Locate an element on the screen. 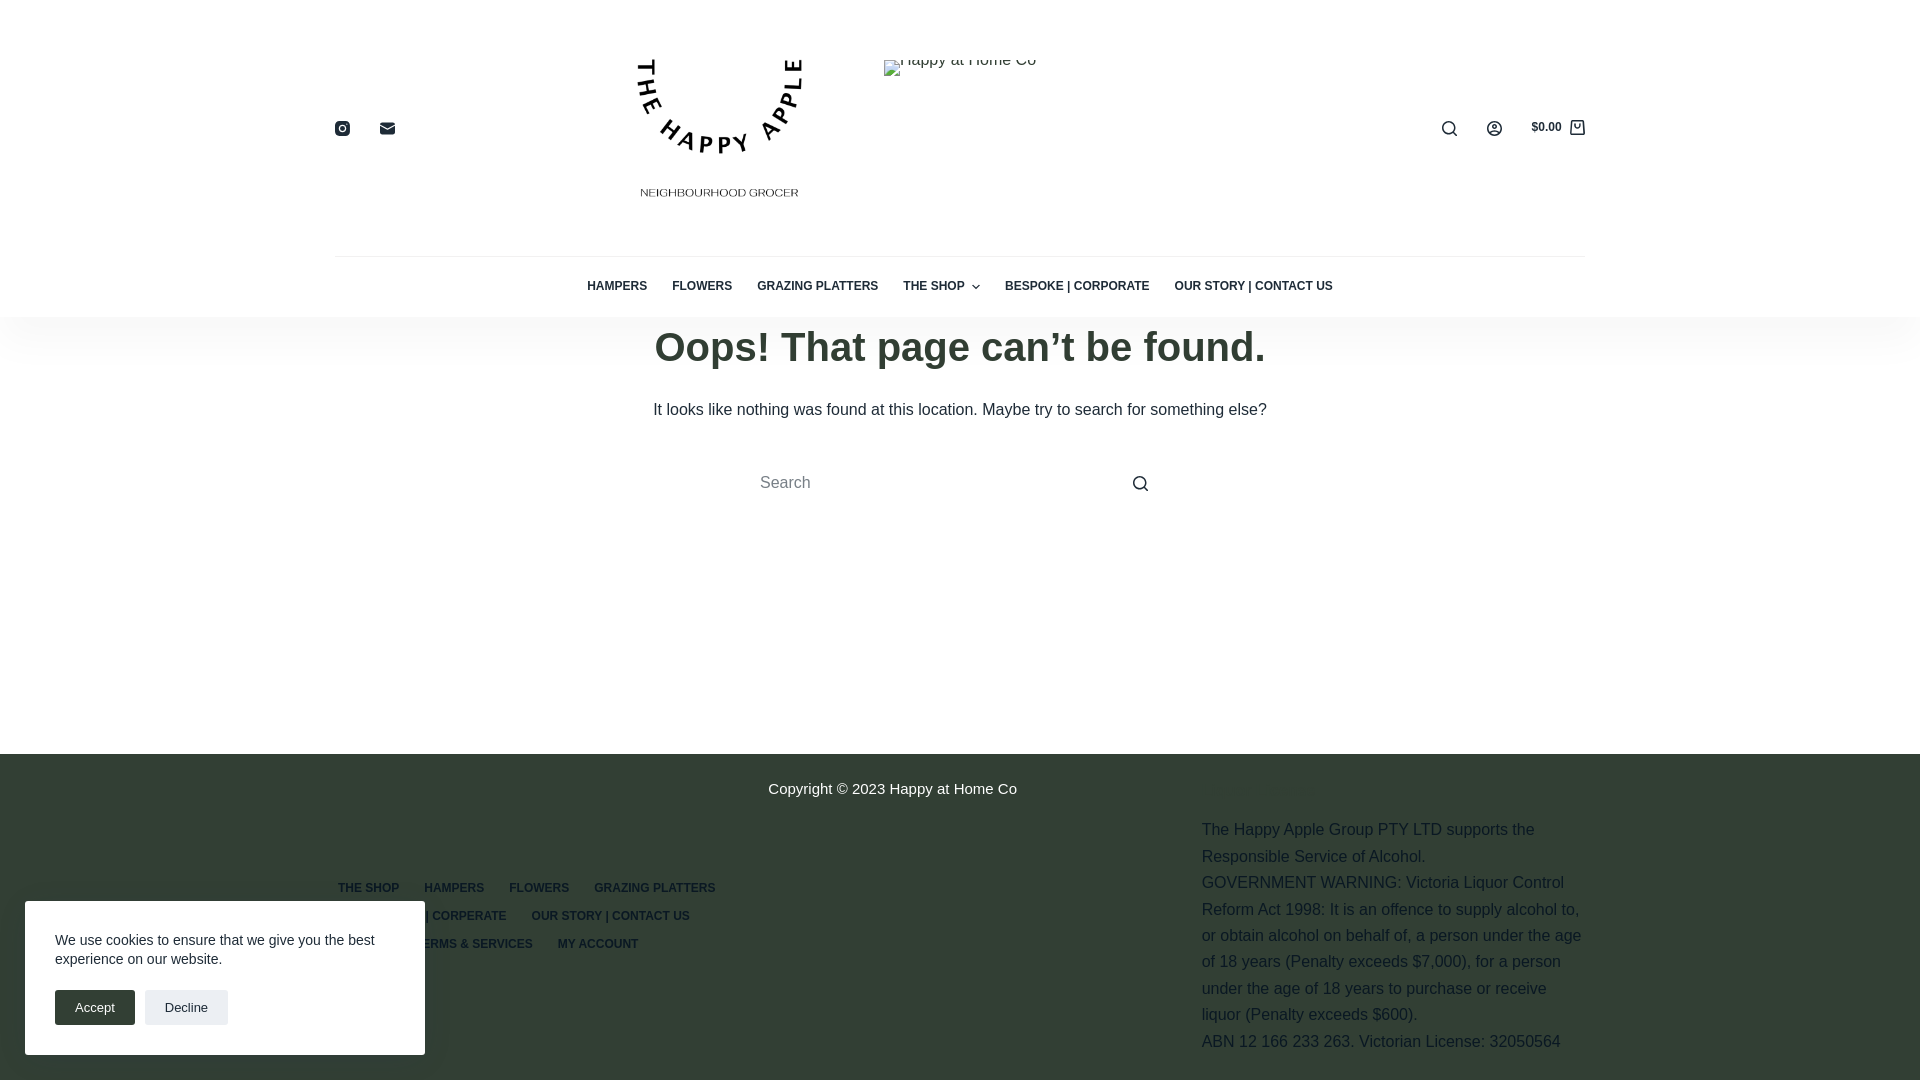 The width and height of the screenshot is (1920, 1080). 'Skip to content' is located at coordinates (19, 10).